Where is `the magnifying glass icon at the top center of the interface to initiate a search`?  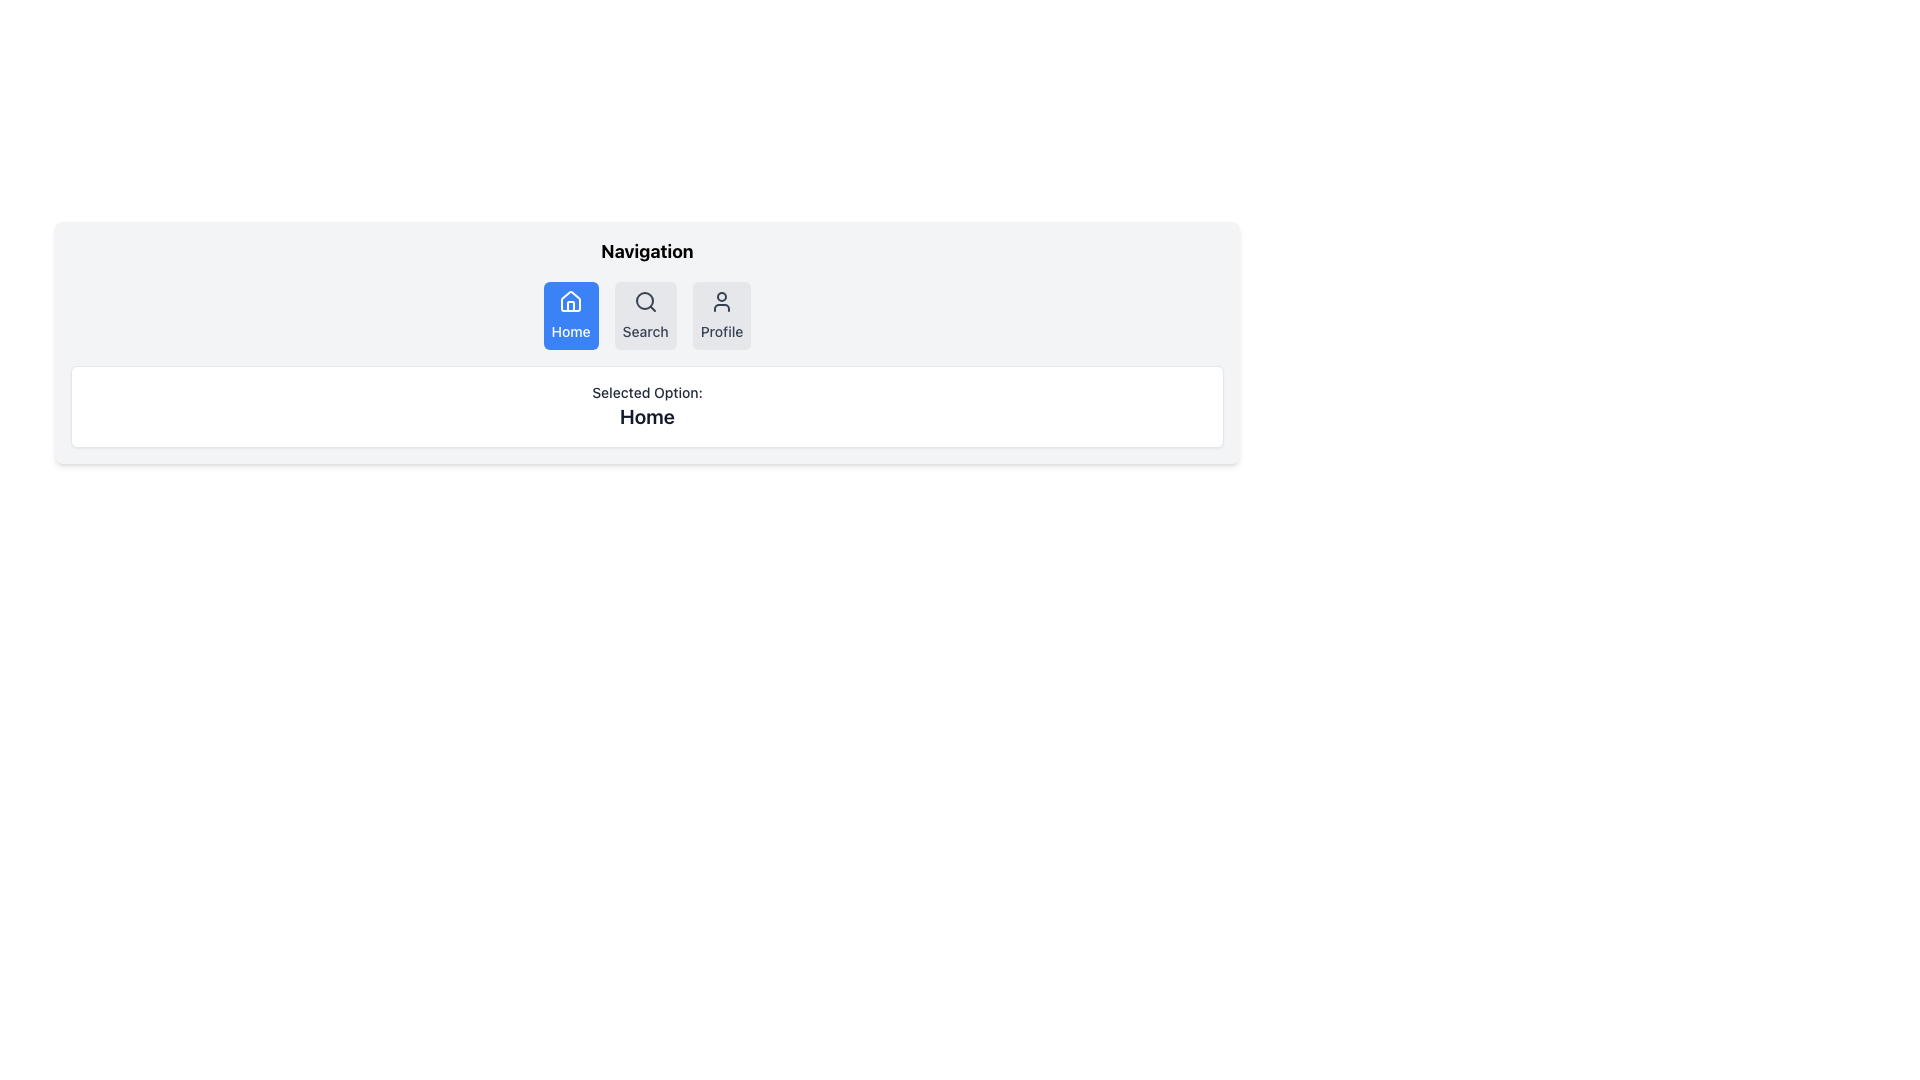
the magnifying glass icon at the top center of the interface to initiate a search is located at coordinates (645, 301).